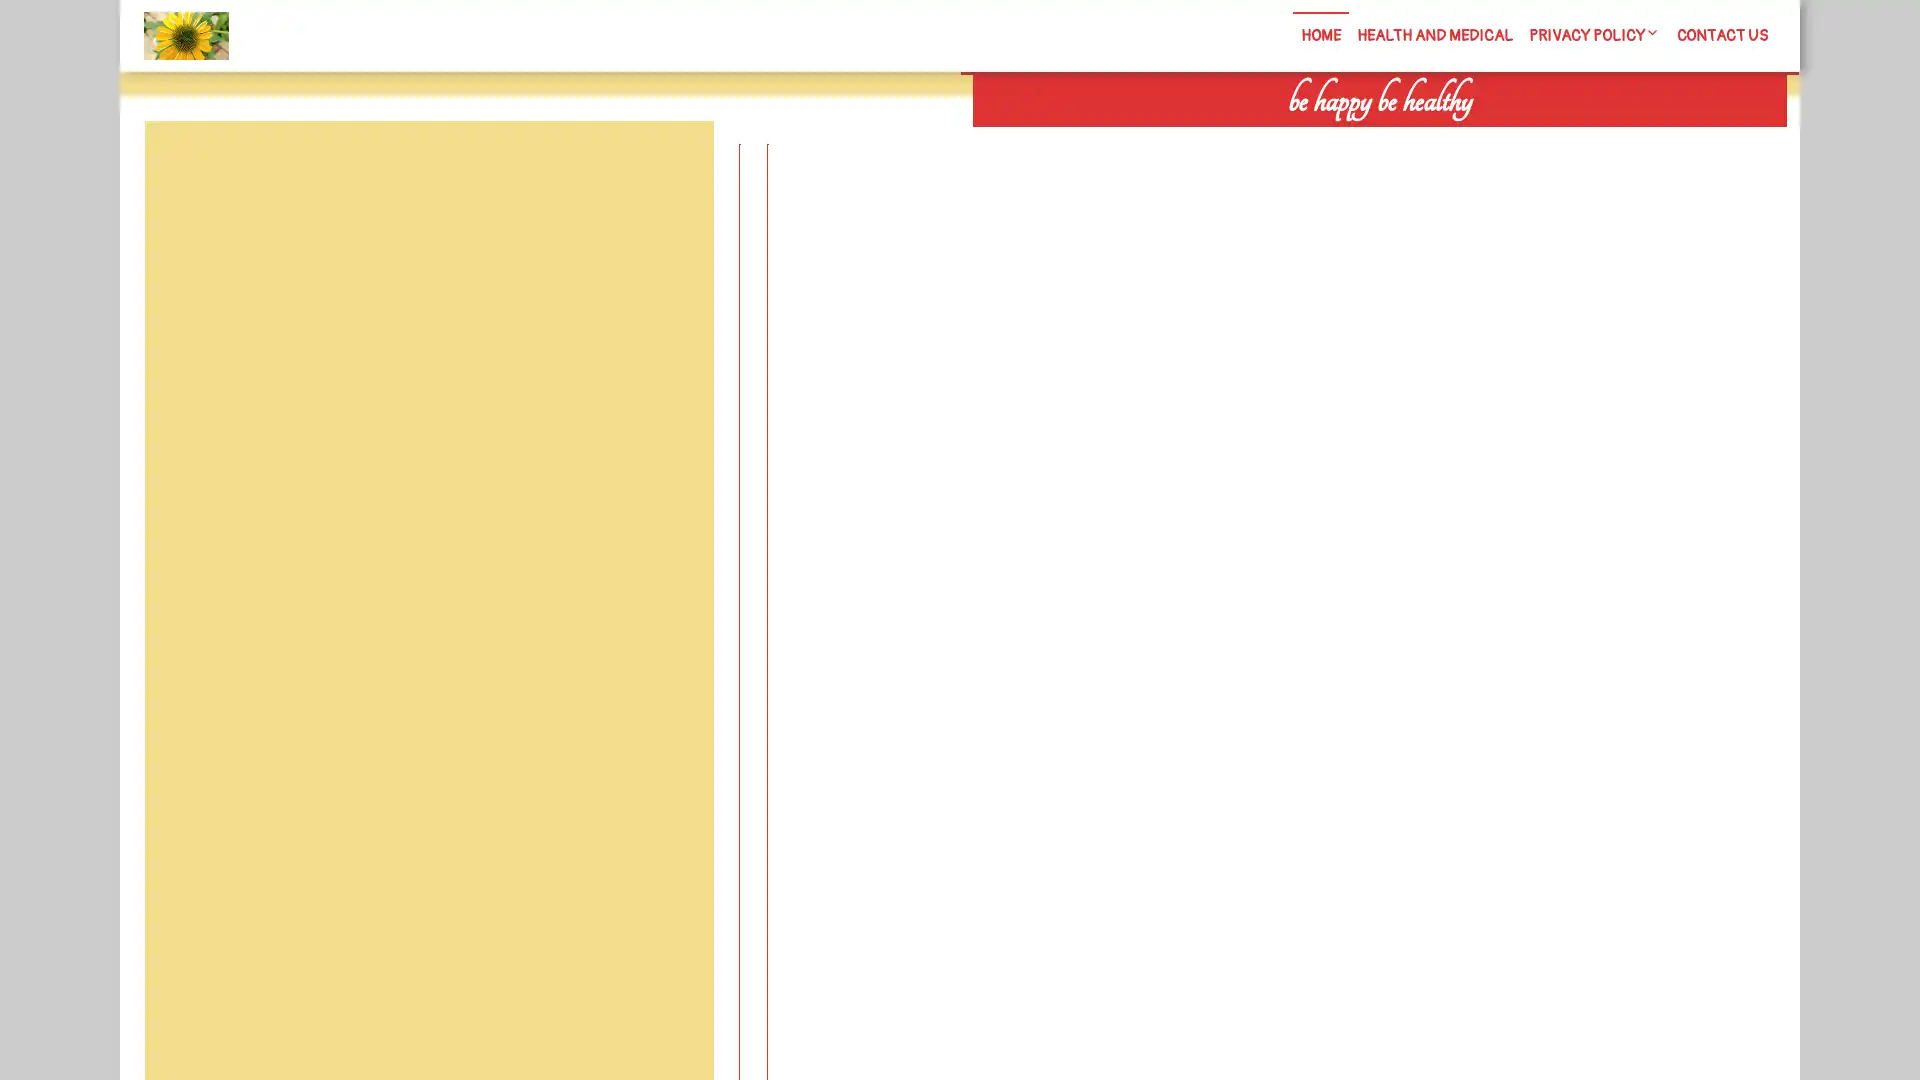 The image size is (1920, 1080). I want to click on Search, so click(667, 168).